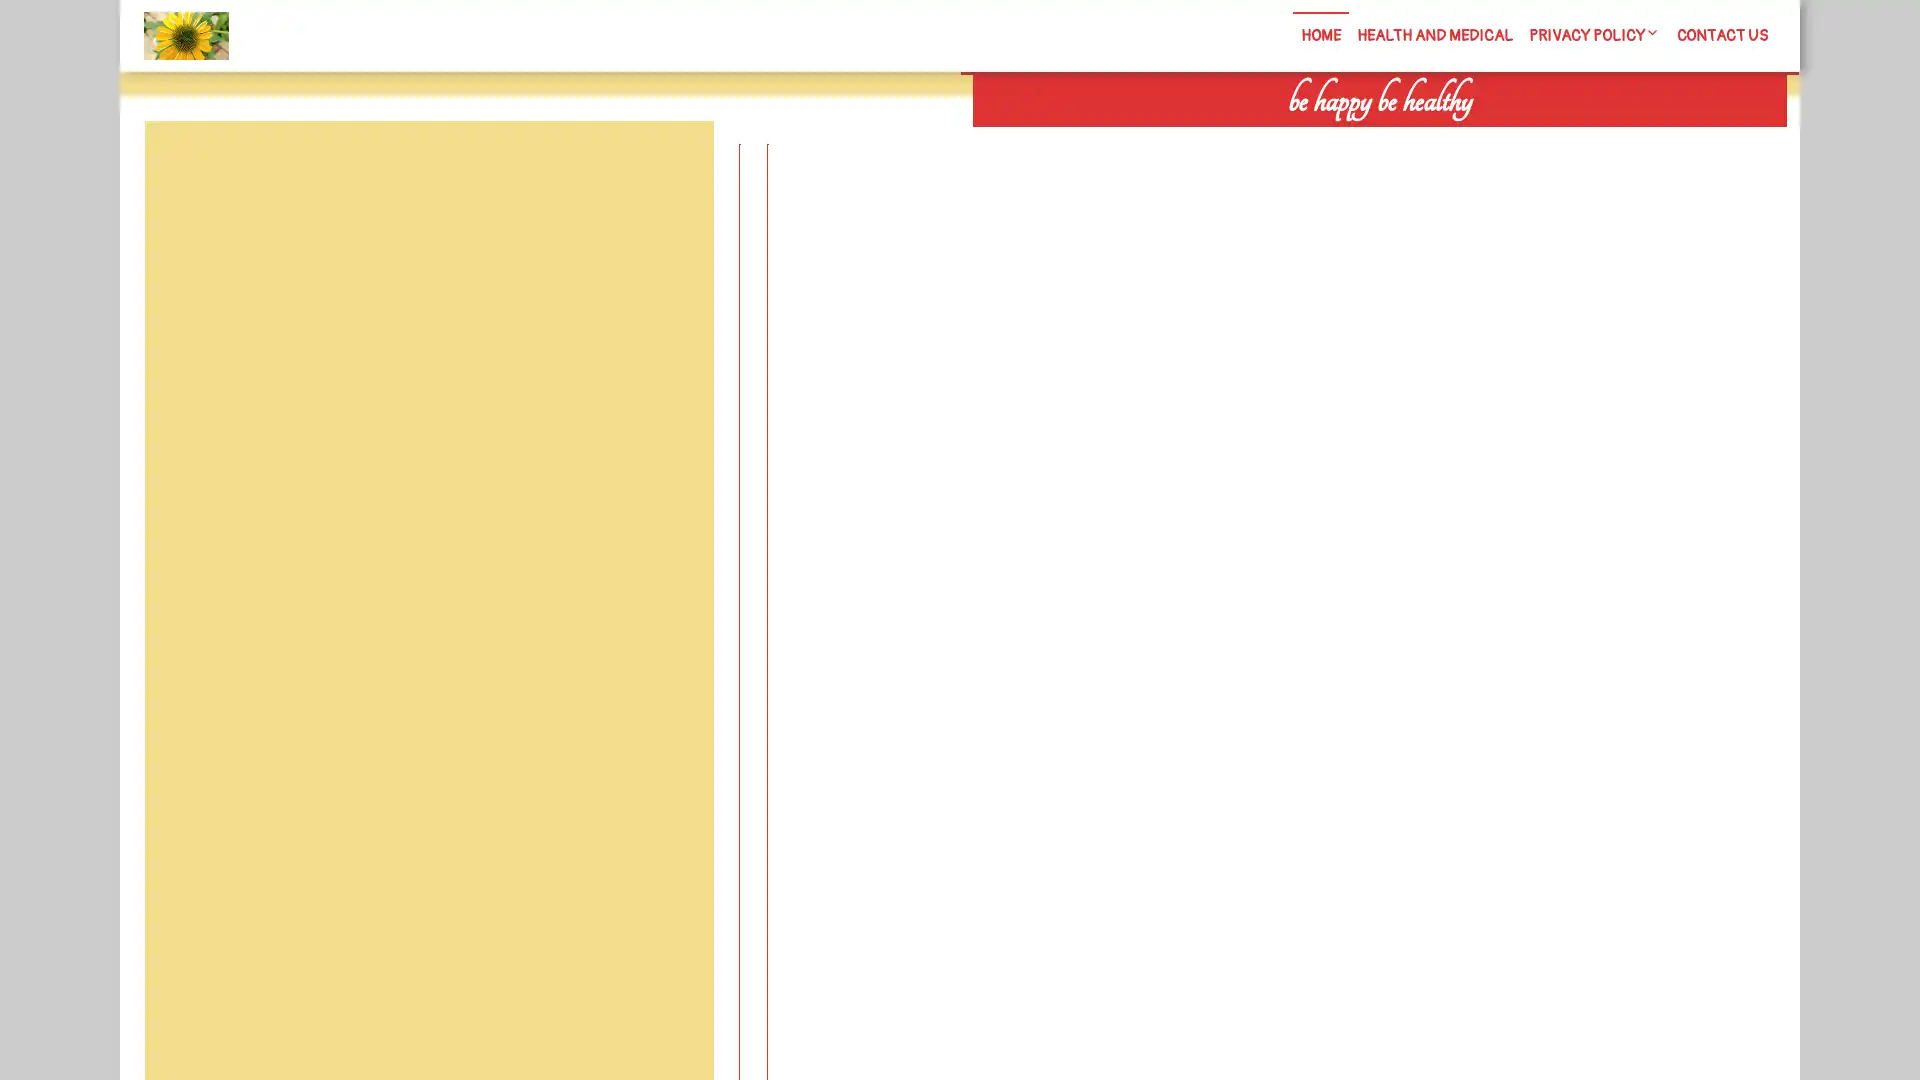 The image size is (1920, 1080). I want to click on Search, so click(667, 168).